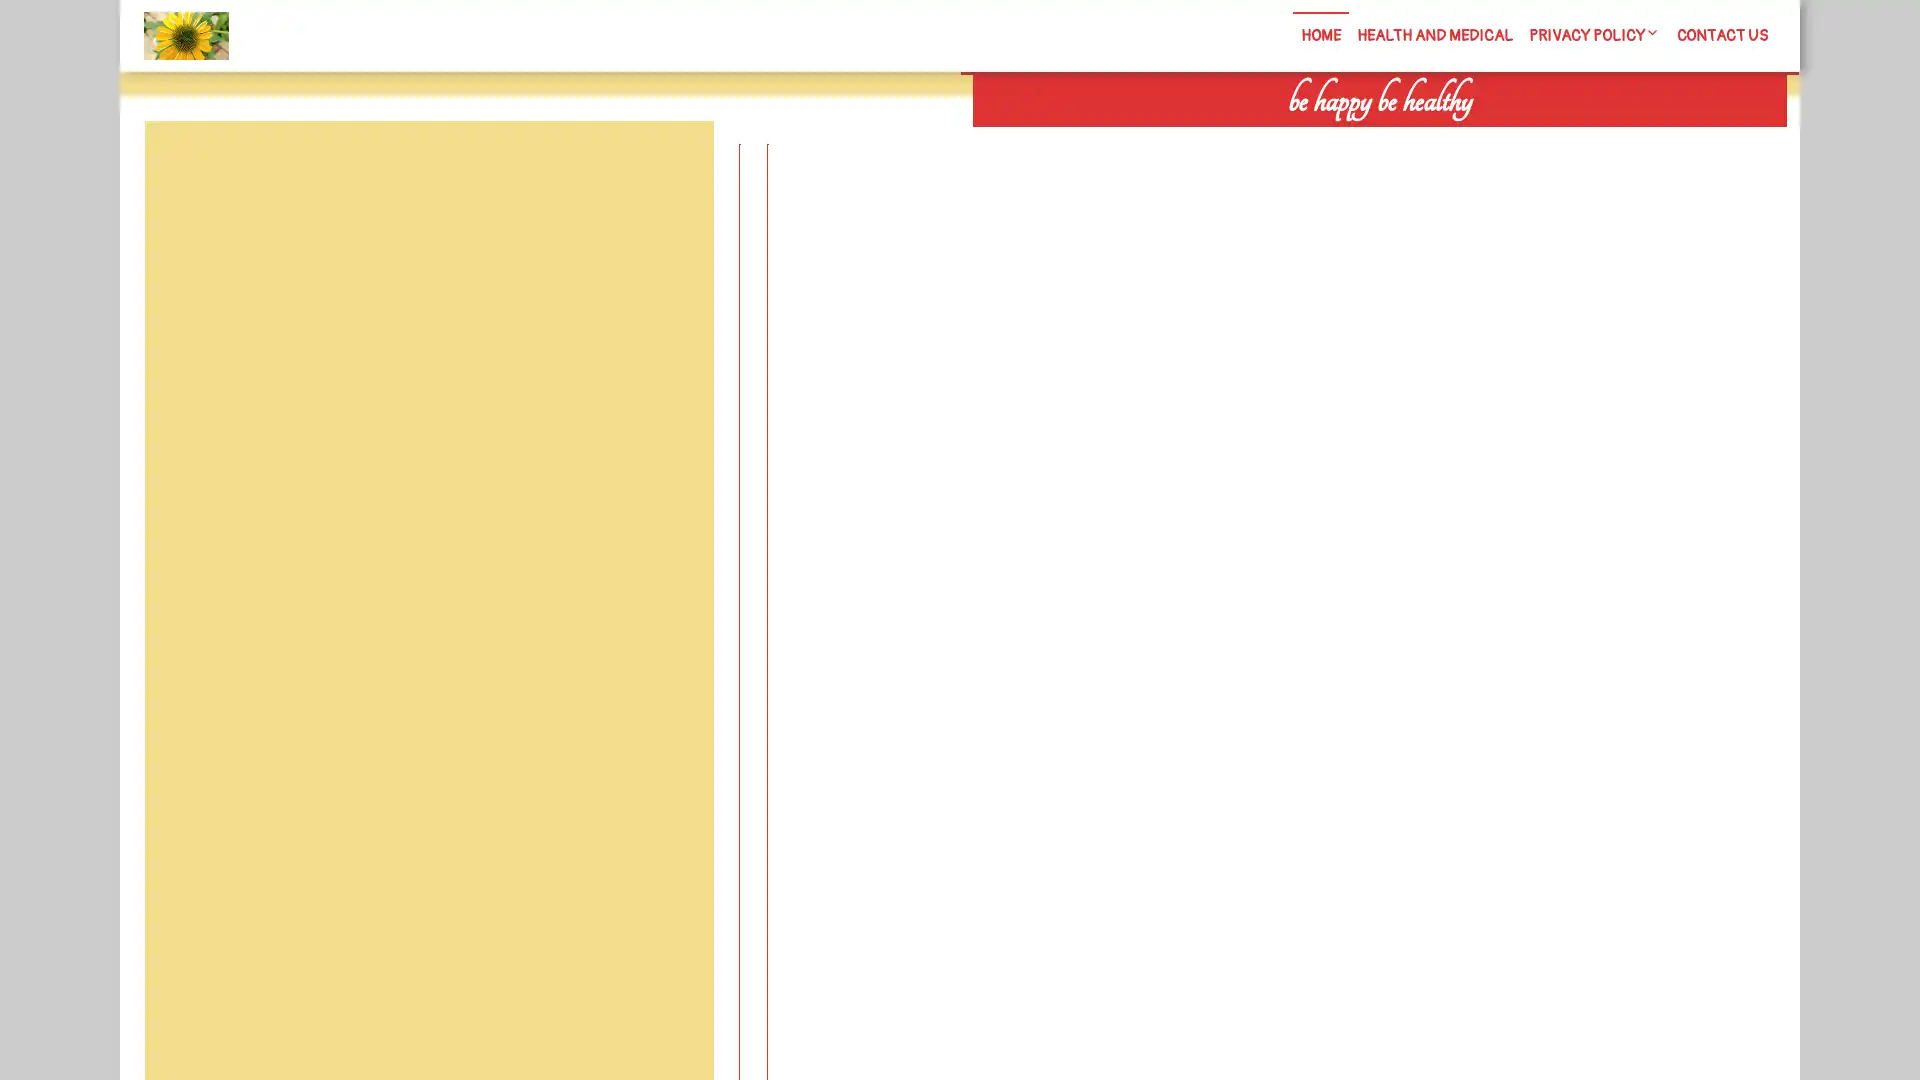 The image size is (1920, 1080). I want to click on Search, so click(667, 168).